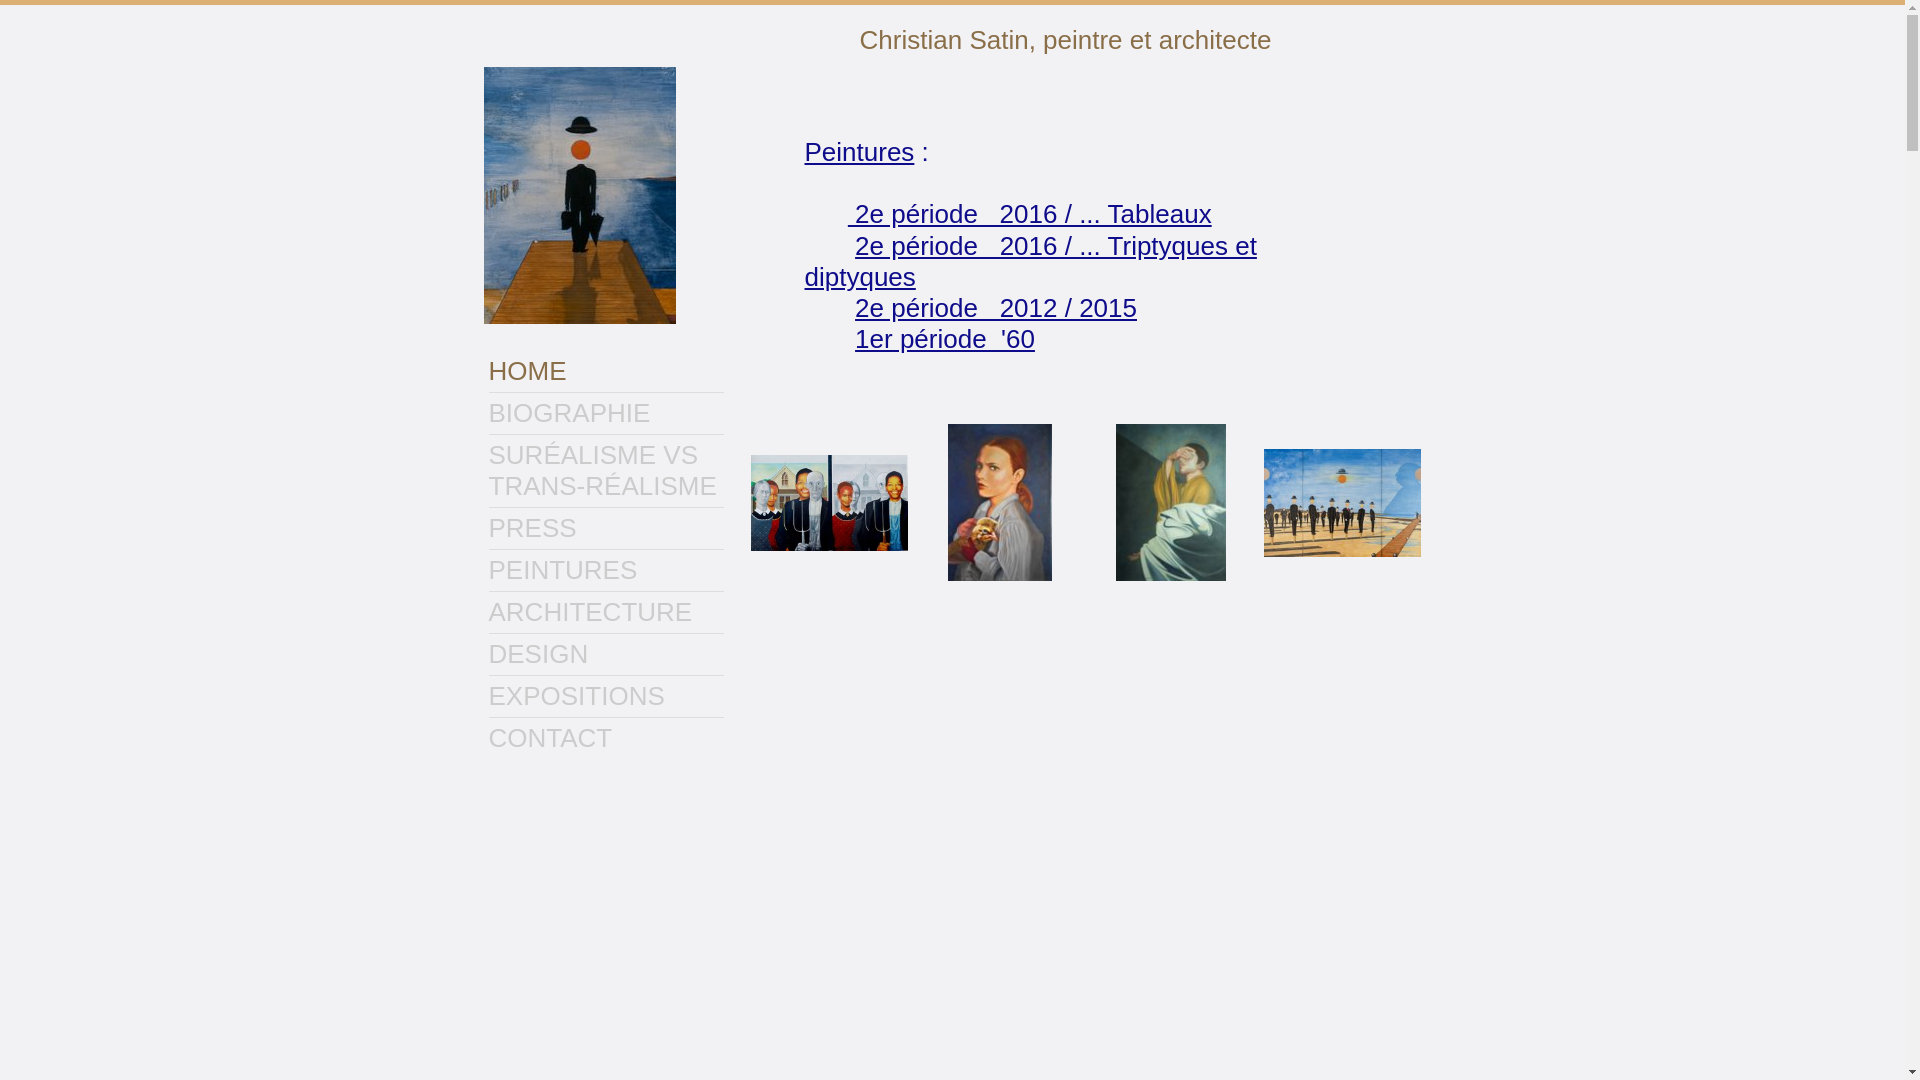 The height and width of the screenshot is (1080, 1920). I want to click on 'PEINTURES', so click(604, 570).